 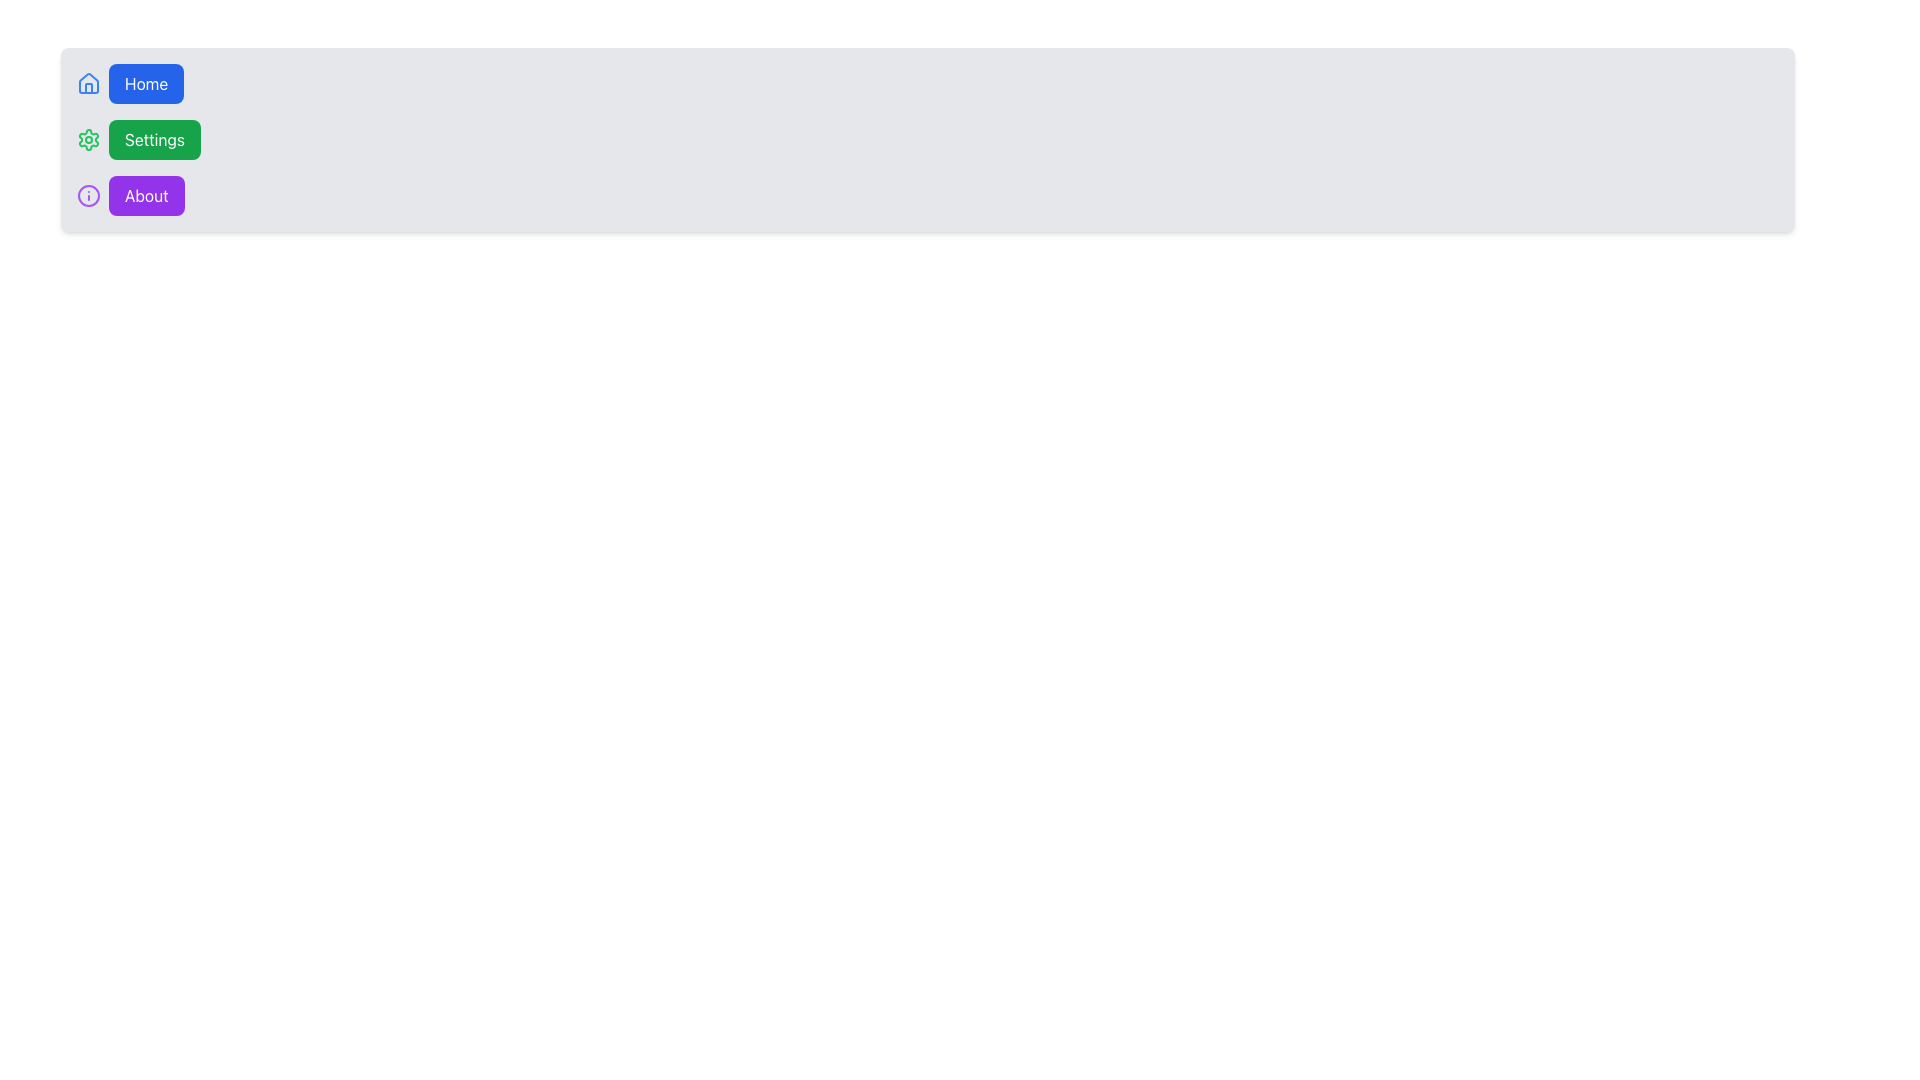 What do you see at coordinates (88, 83) in the screenshot?
I see `the blue house icon at the beginning of the horizontal menu` at bounding box center [88, 83].